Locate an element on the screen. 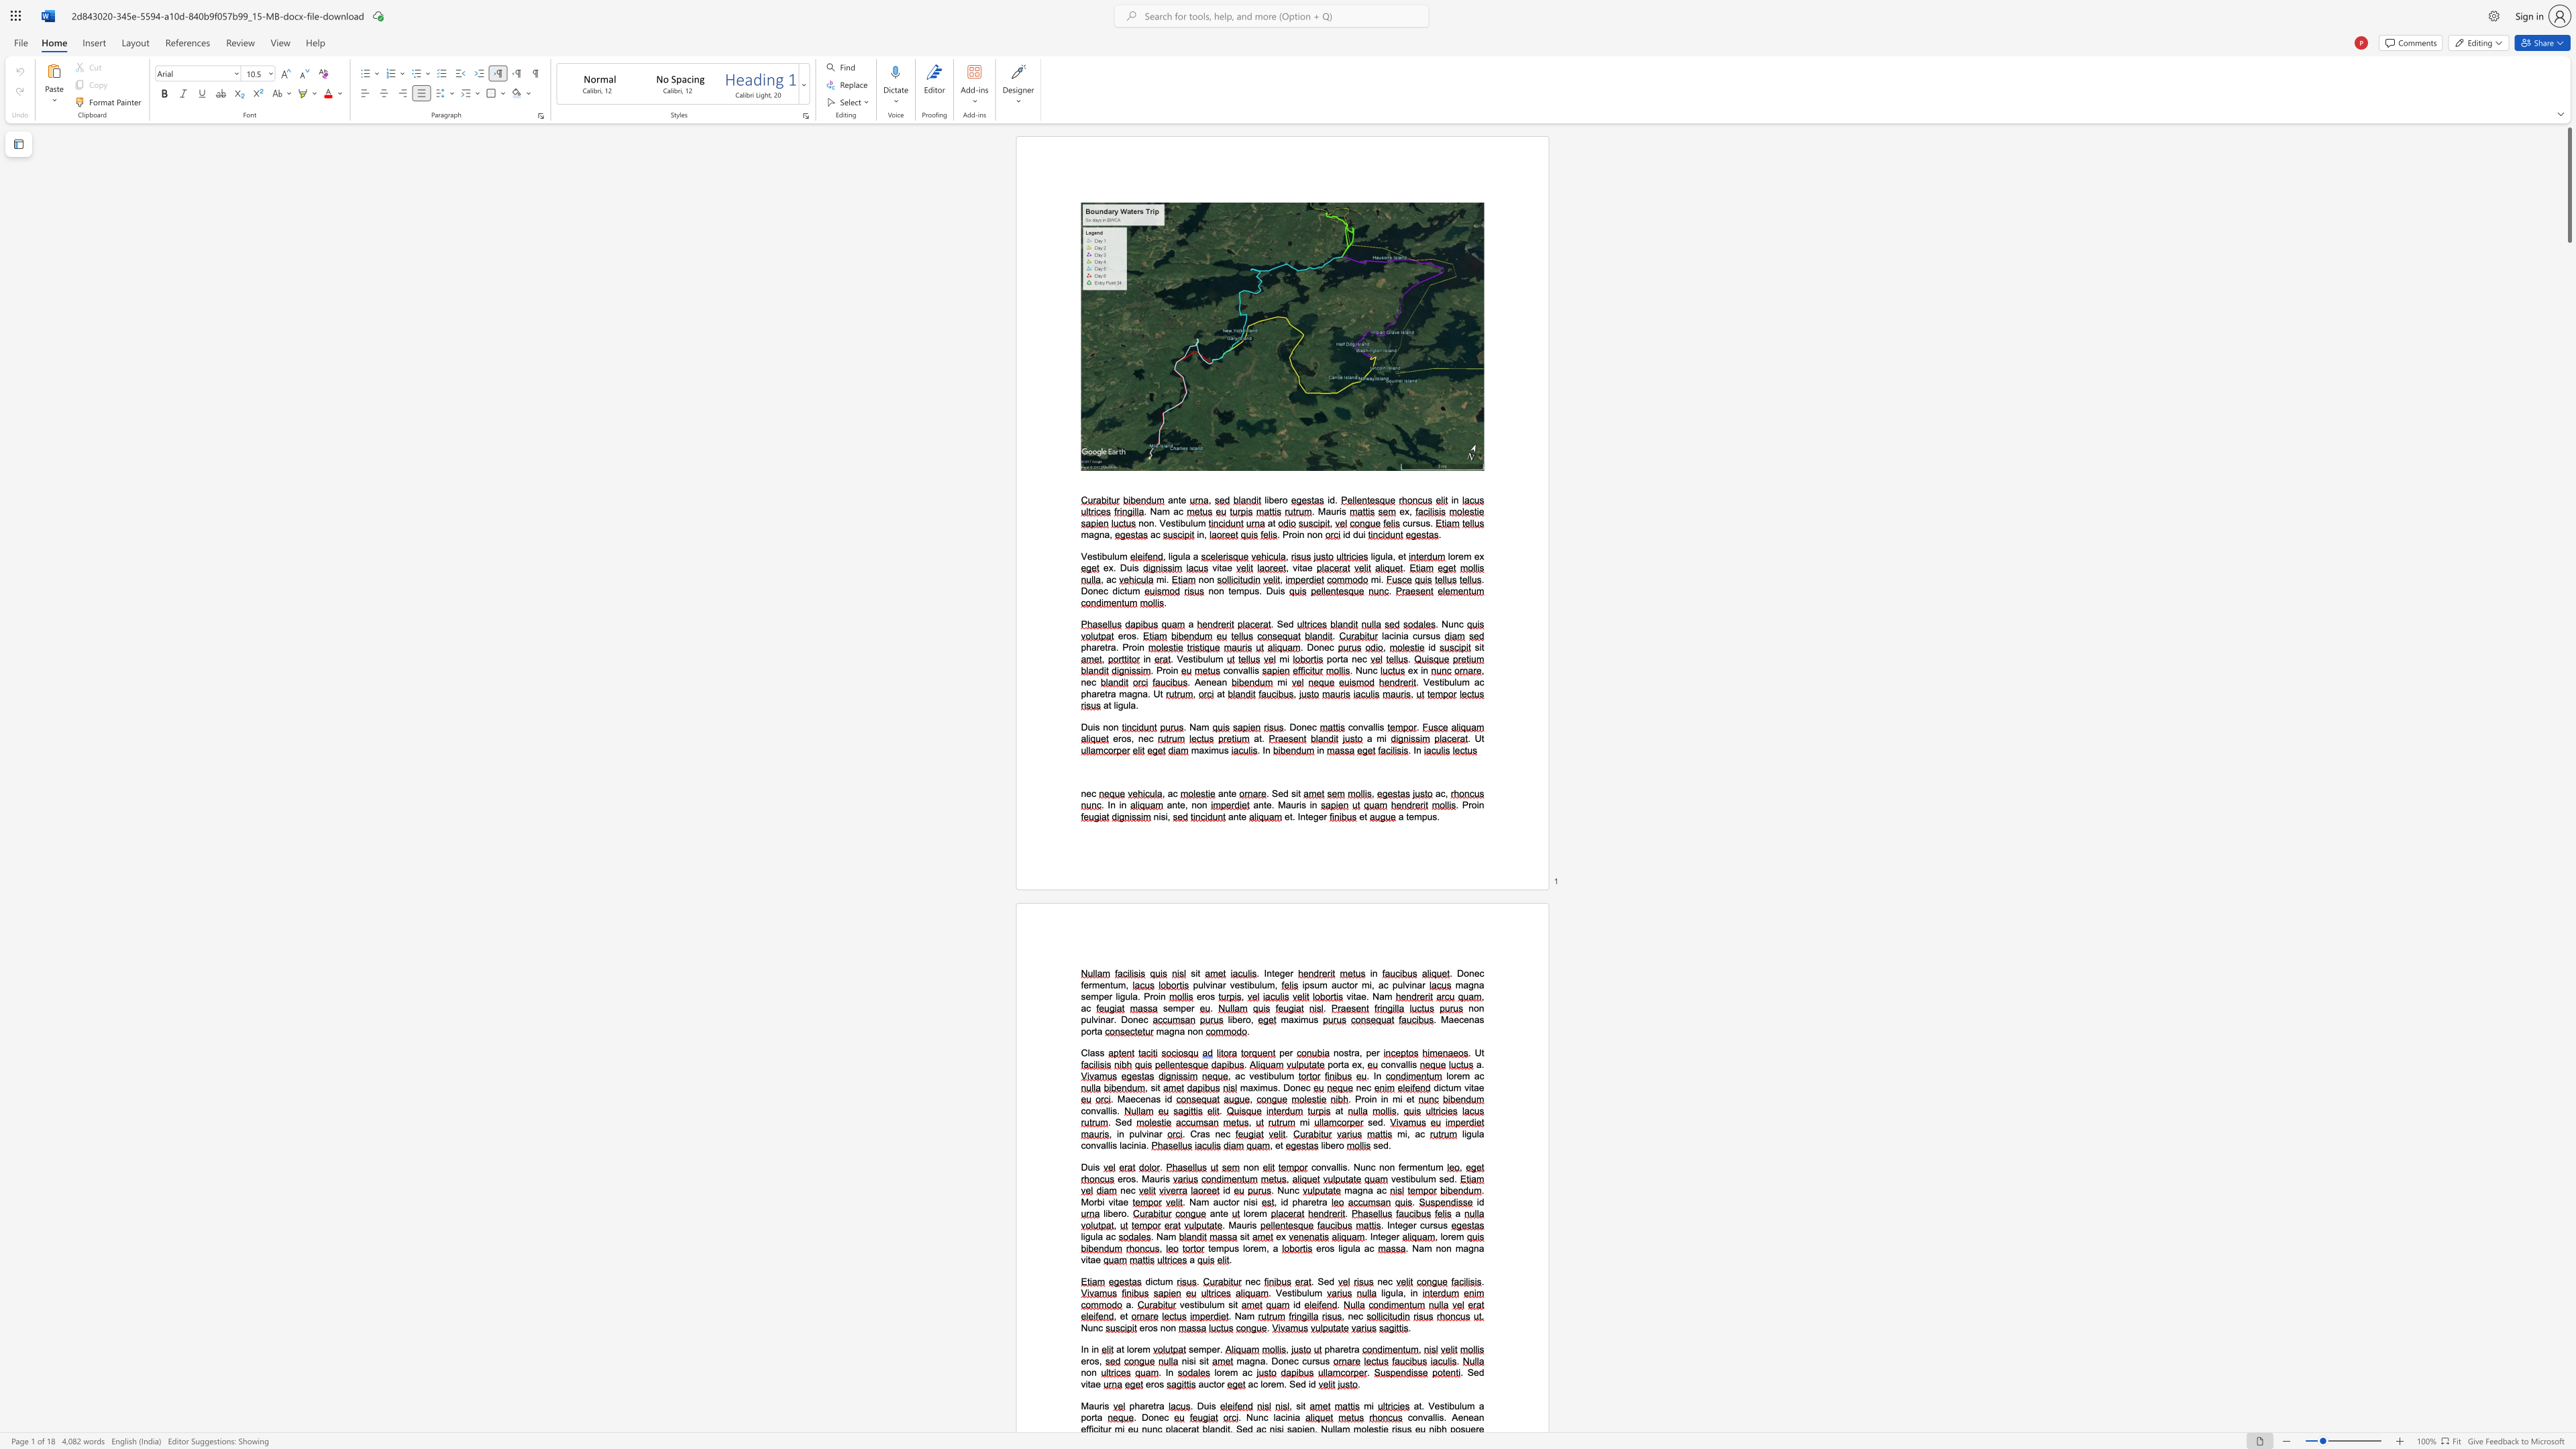 Image resolution: width=2576 pixels, height=1449 pixels. the 2th character "e" in the text is located at coordinates (1309, 816).